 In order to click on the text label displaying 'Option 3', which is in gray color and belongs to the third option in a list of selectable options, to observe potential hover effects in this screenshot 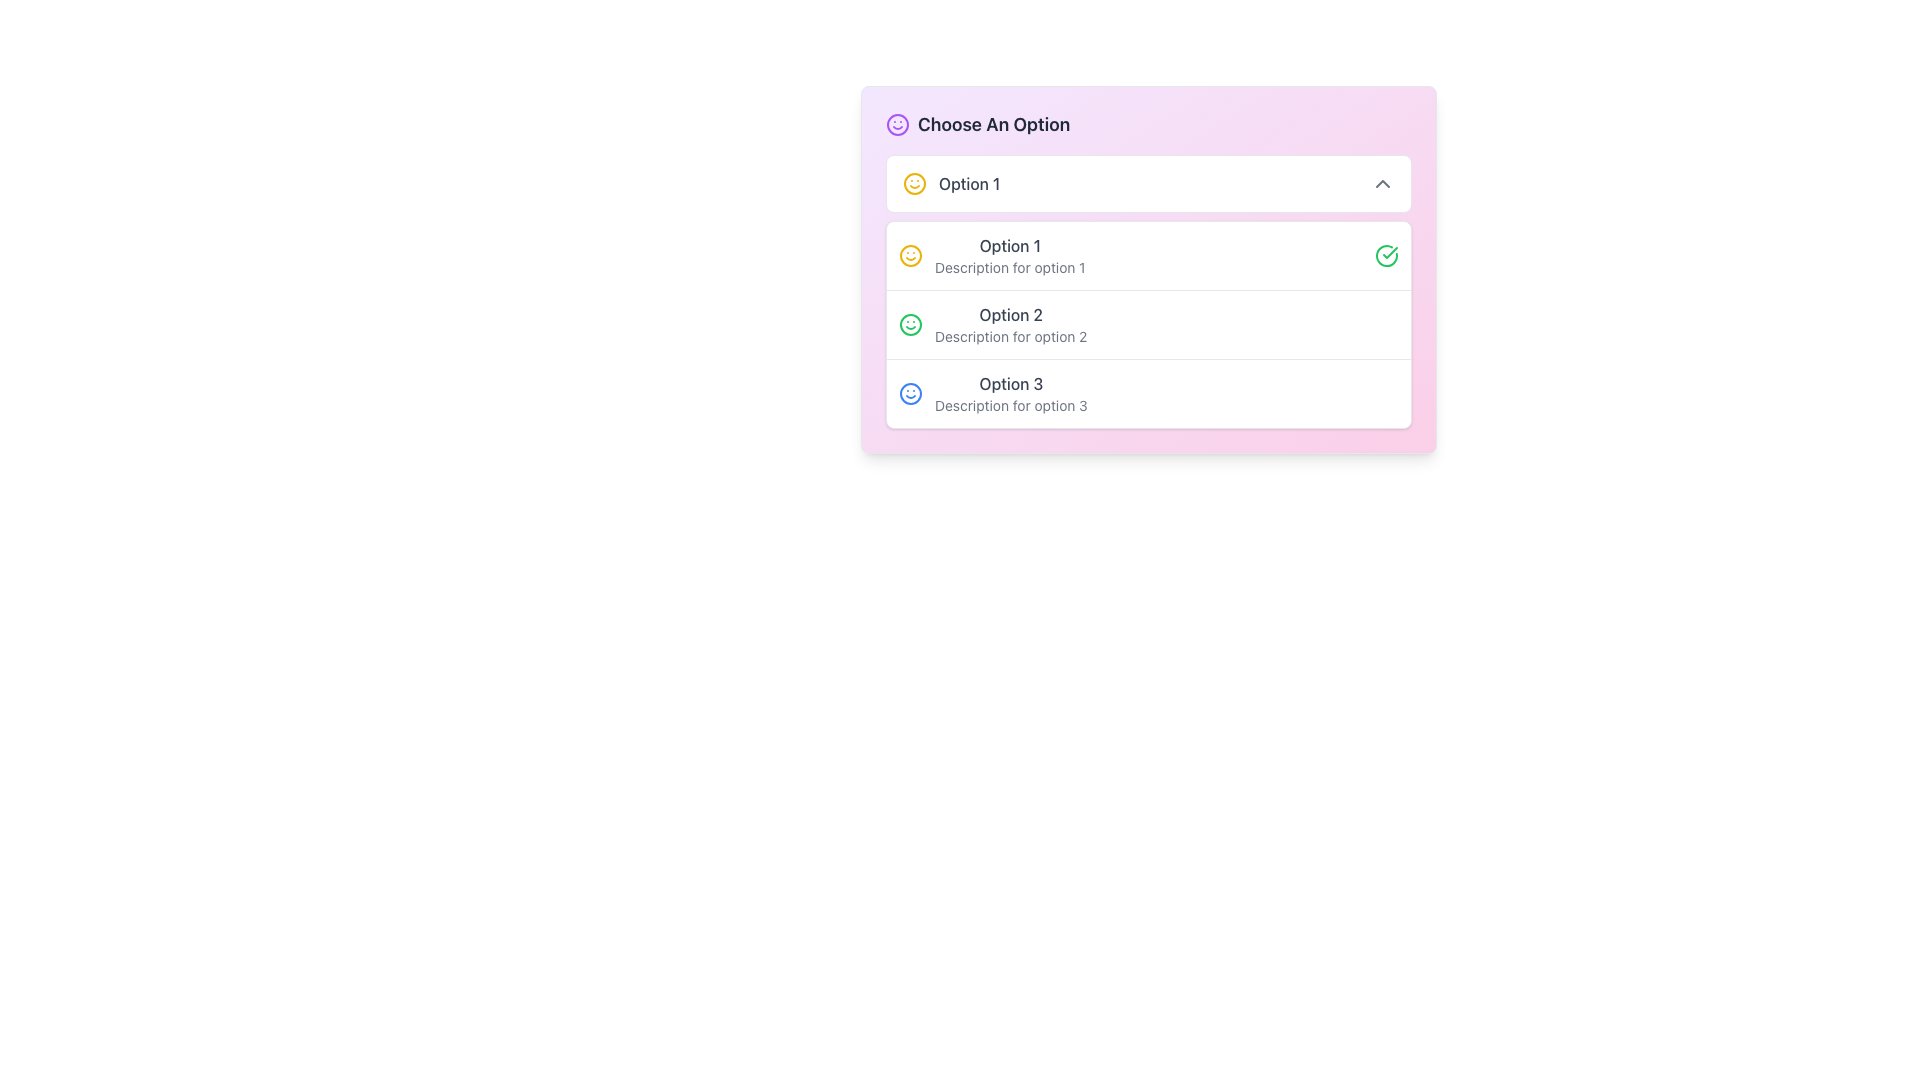, I will do `click(1011, 384)`.